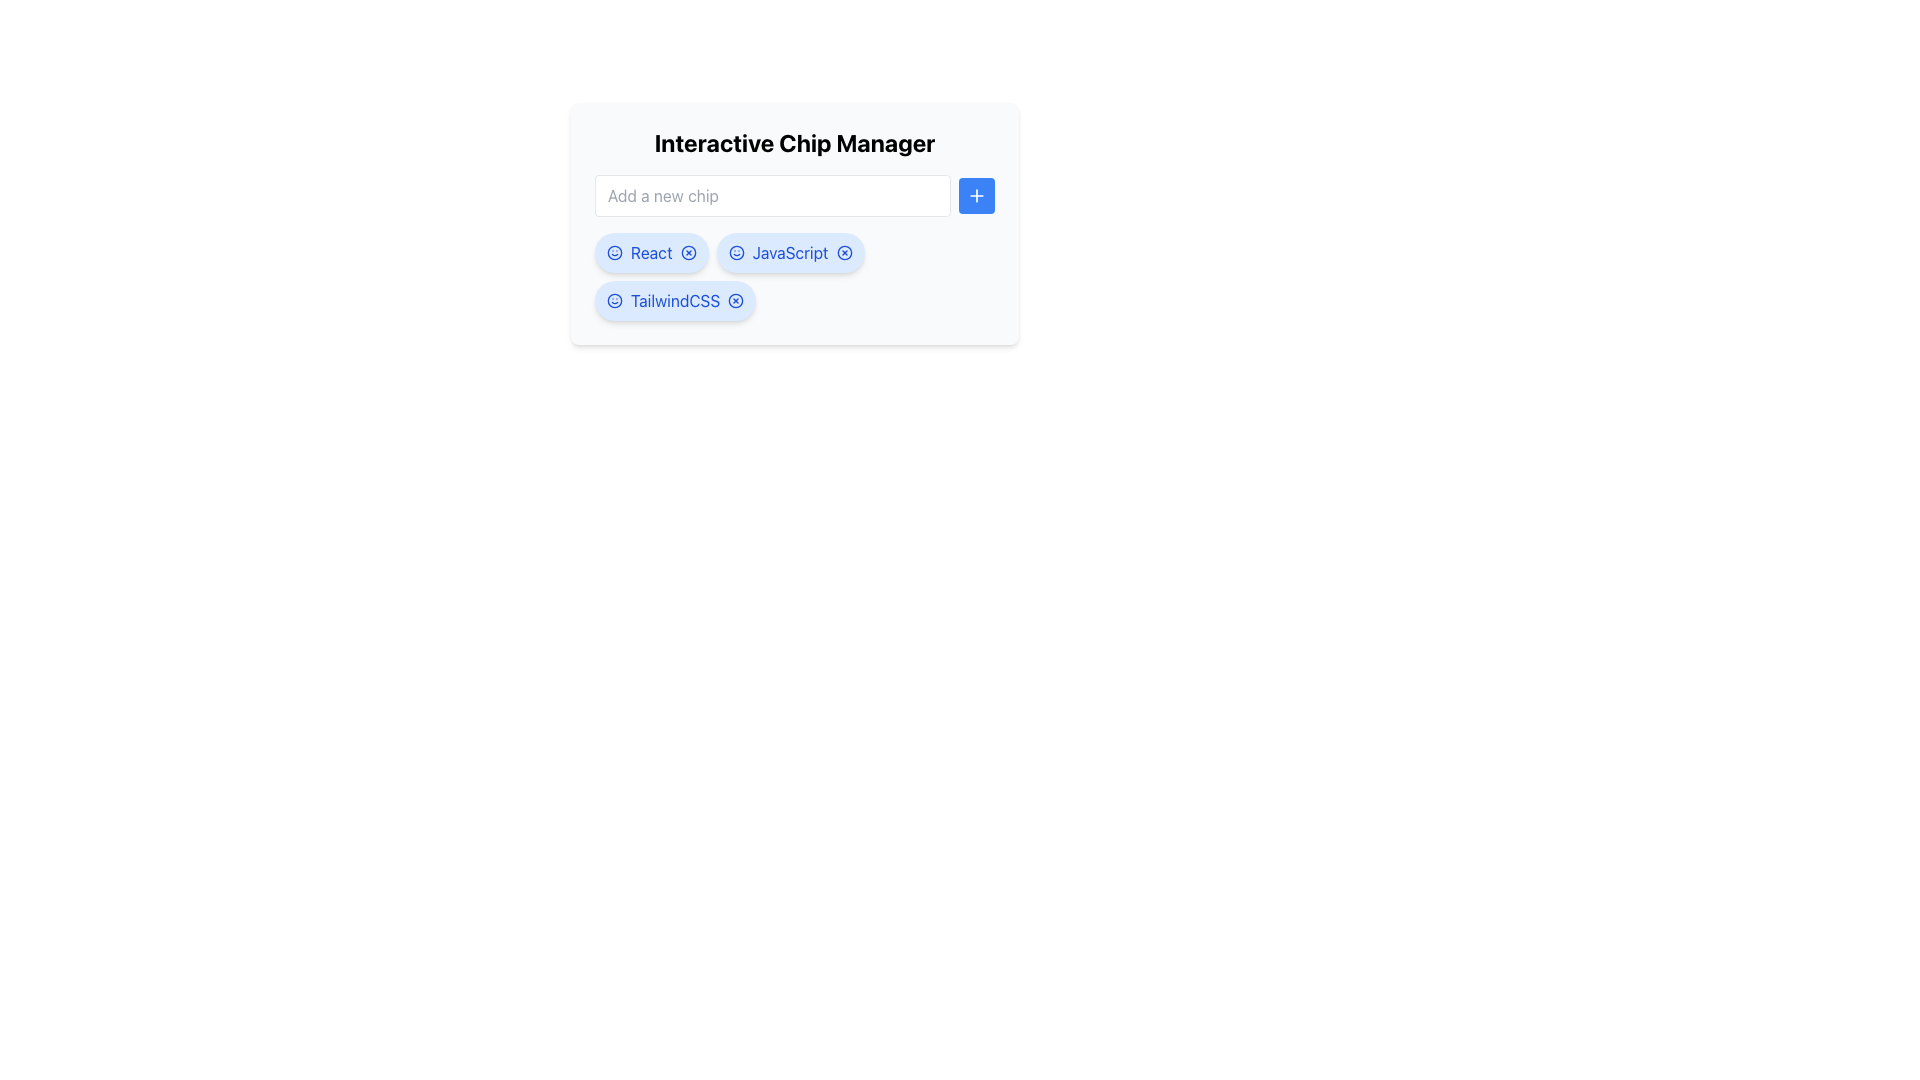 This screenshot has height=1080, width=1920. I want to click on the close button associated with the 'JavaScript' chip to change its color, so click(844, 252).